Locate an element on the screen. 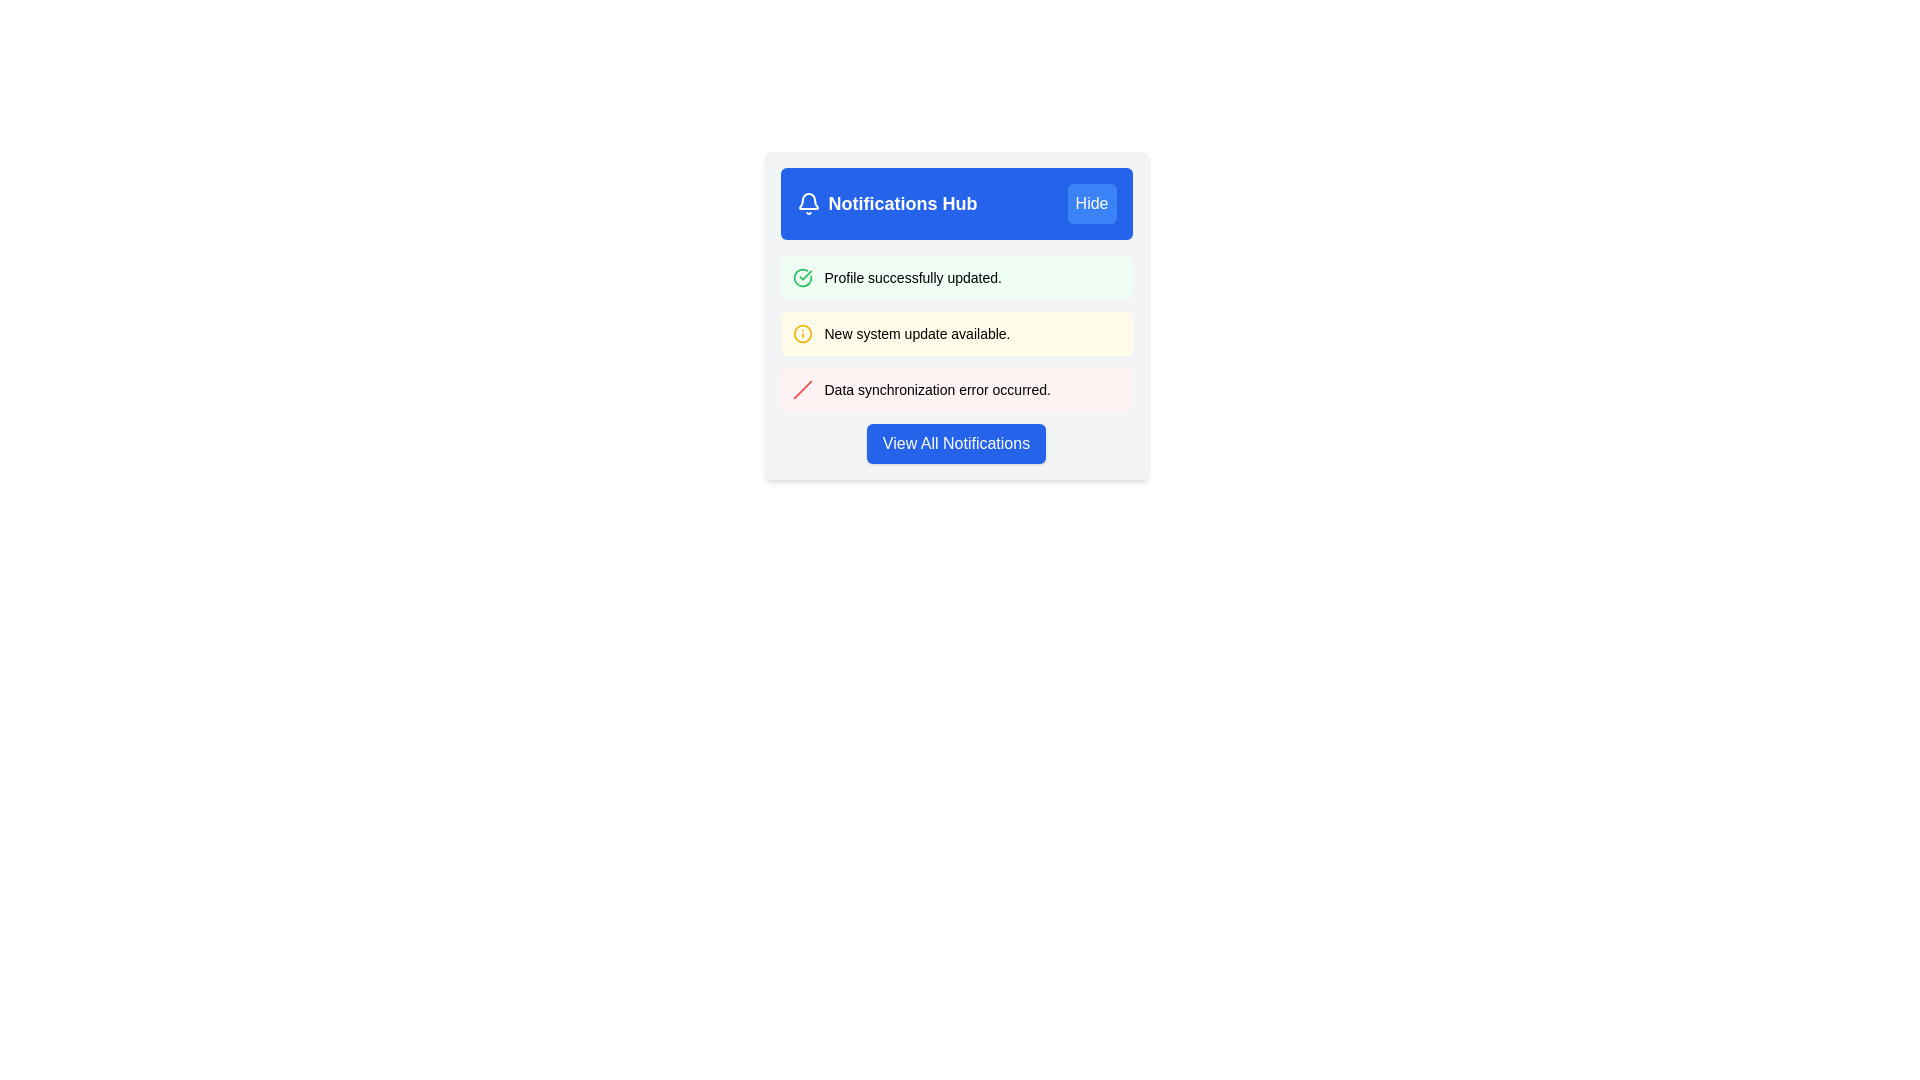 This screenshot has width=1920, height=1080. the curved line segment of the blue notification bell icon located in the top-left corner of the blue header section in the notification panel is located at coordinates (808, 201).